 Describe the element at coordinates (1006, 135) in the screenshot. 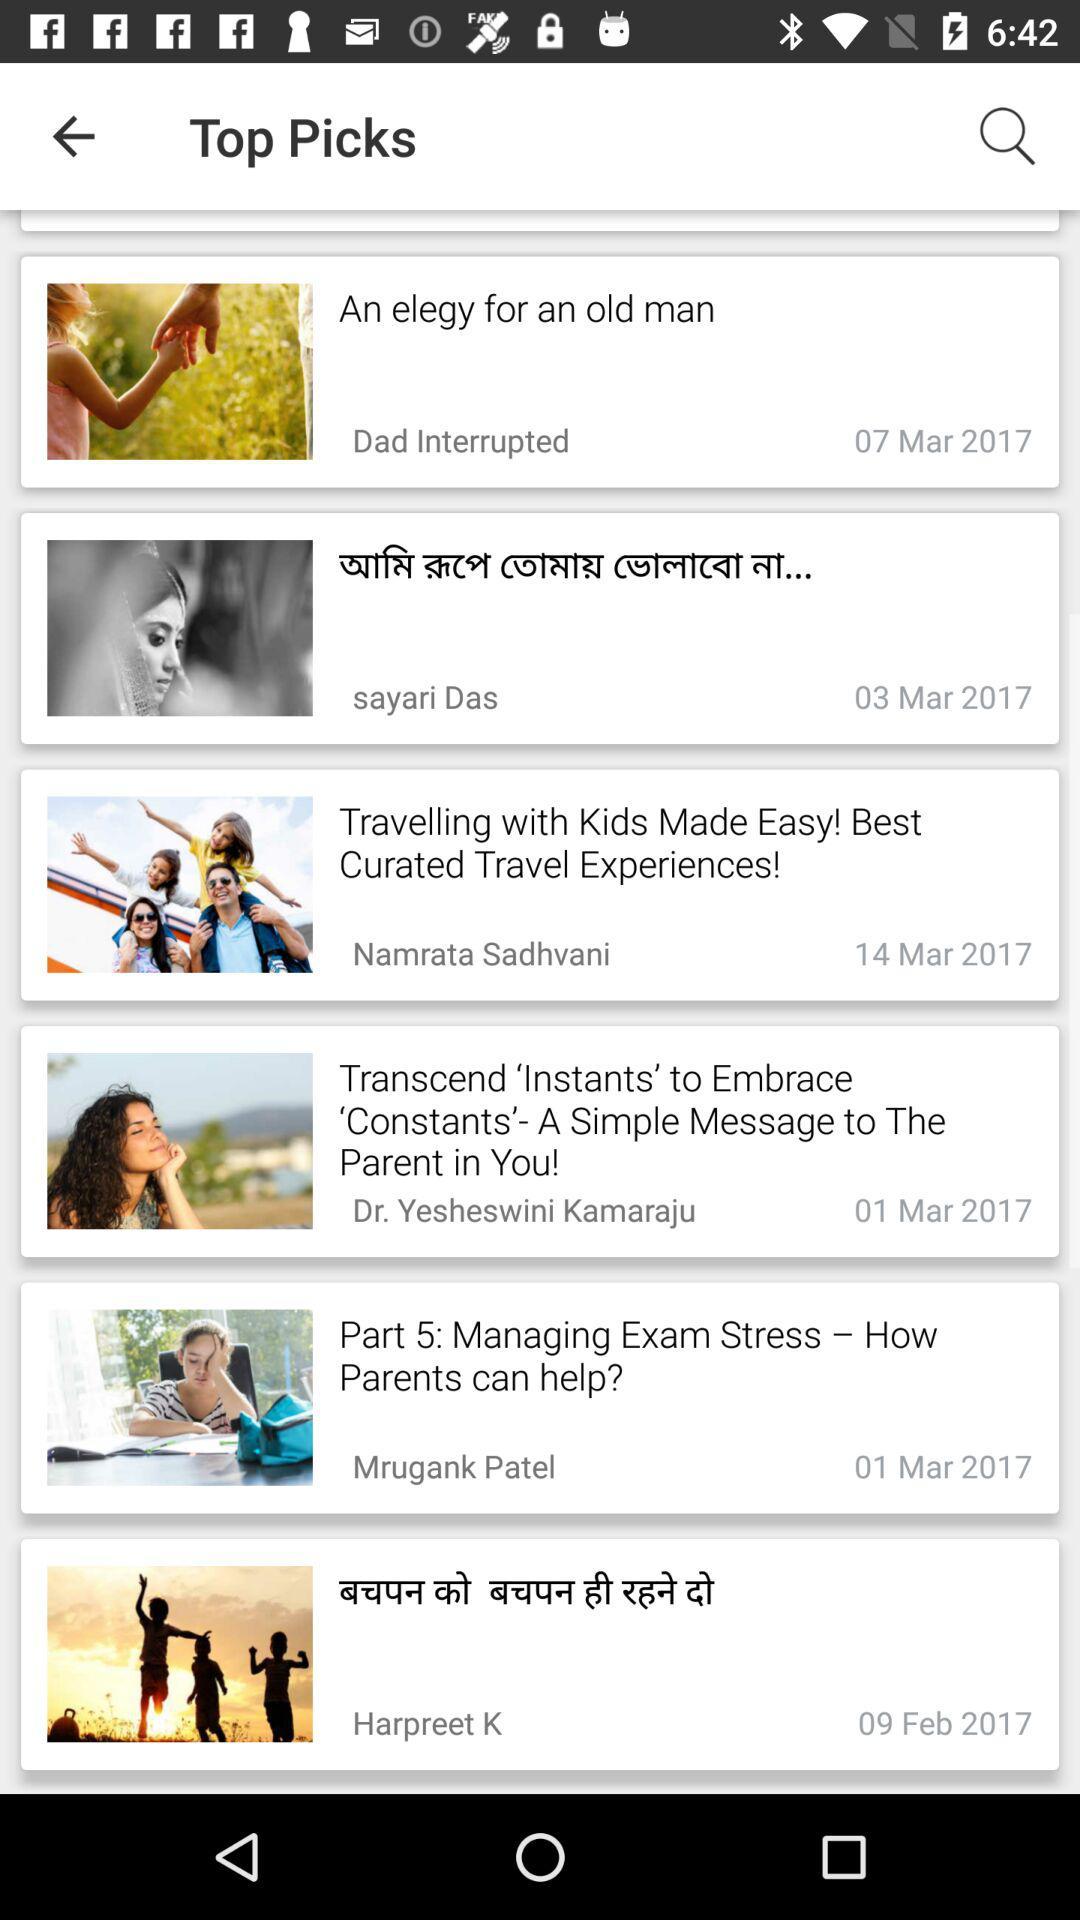

I see `the item to the right of top picks app` at that location.